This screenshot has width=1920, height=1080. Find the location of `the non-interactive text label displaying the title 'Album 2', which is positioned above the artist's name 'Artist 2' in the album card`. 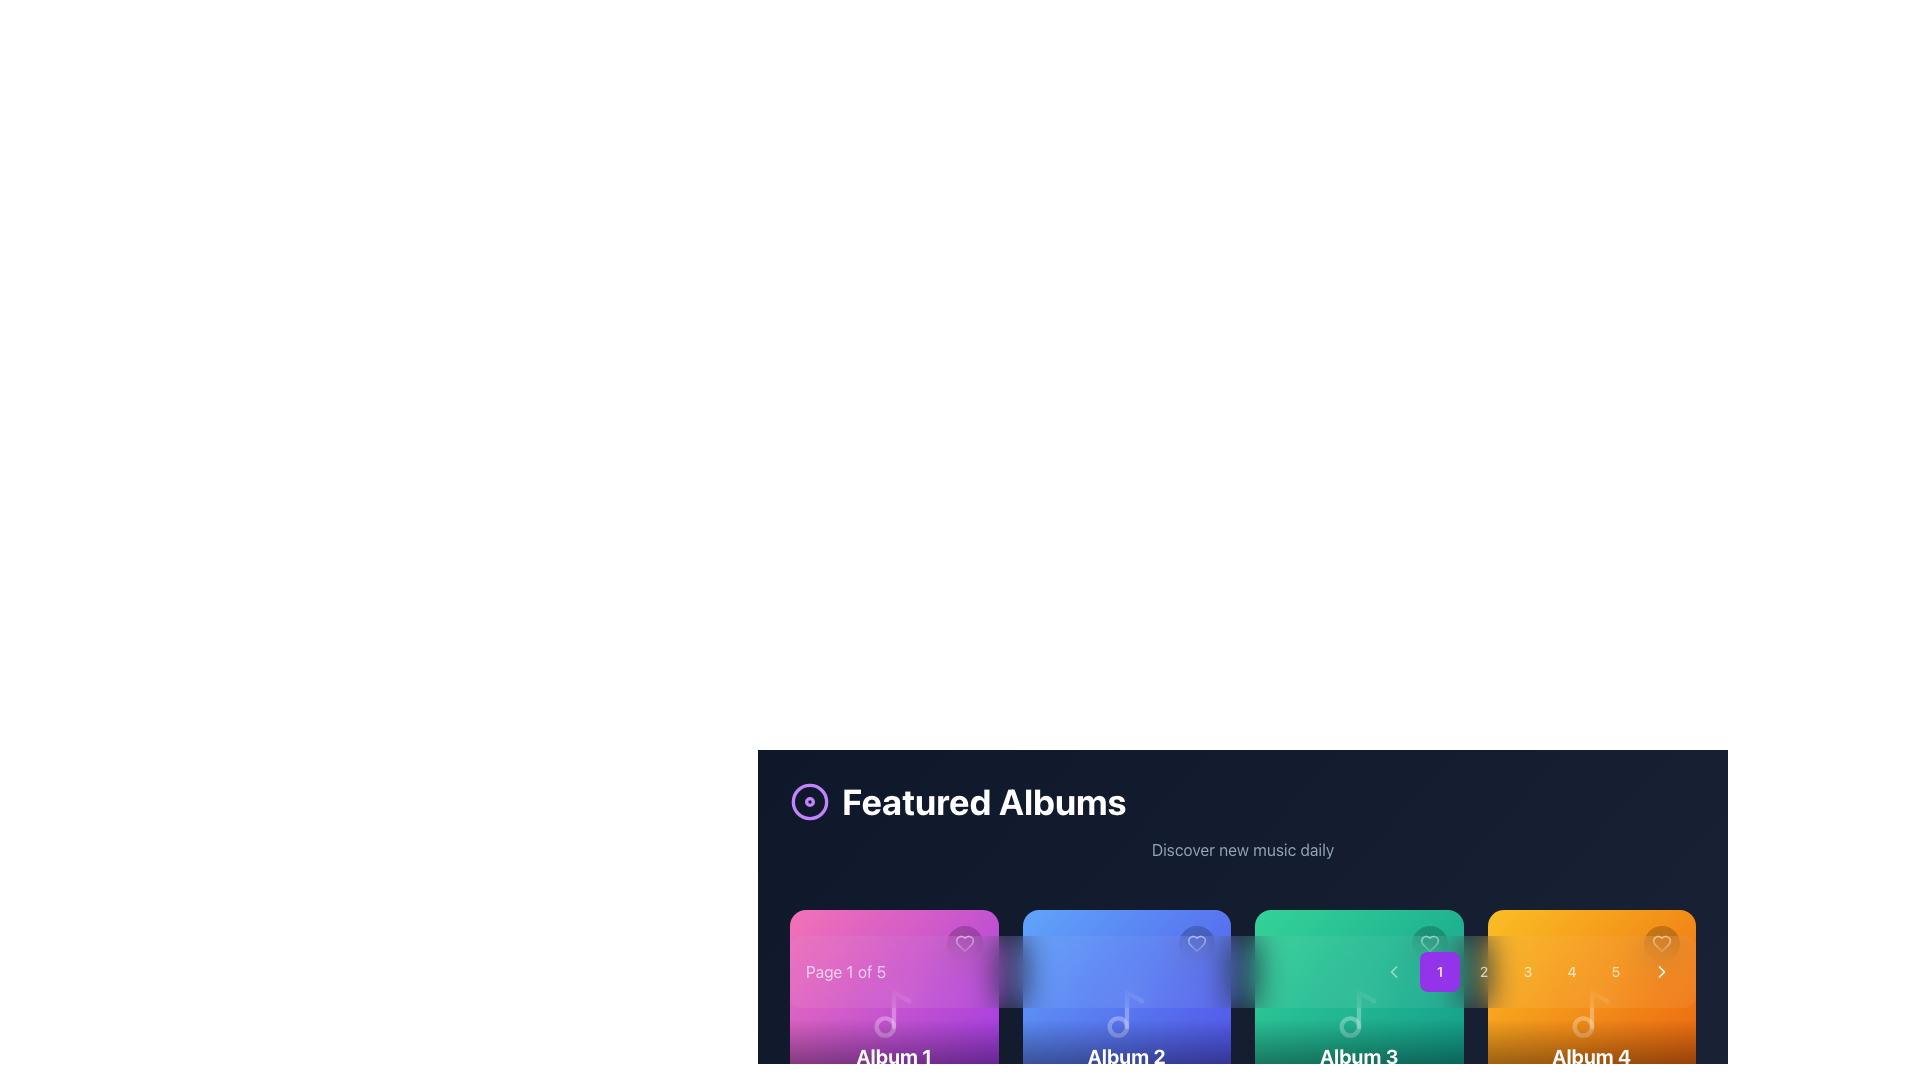

the non-interactive text label displaying the title 'Album 2', which is positioned above the artist's name 'Artist 2' in the album card is located at coordinates (1126, 1055).